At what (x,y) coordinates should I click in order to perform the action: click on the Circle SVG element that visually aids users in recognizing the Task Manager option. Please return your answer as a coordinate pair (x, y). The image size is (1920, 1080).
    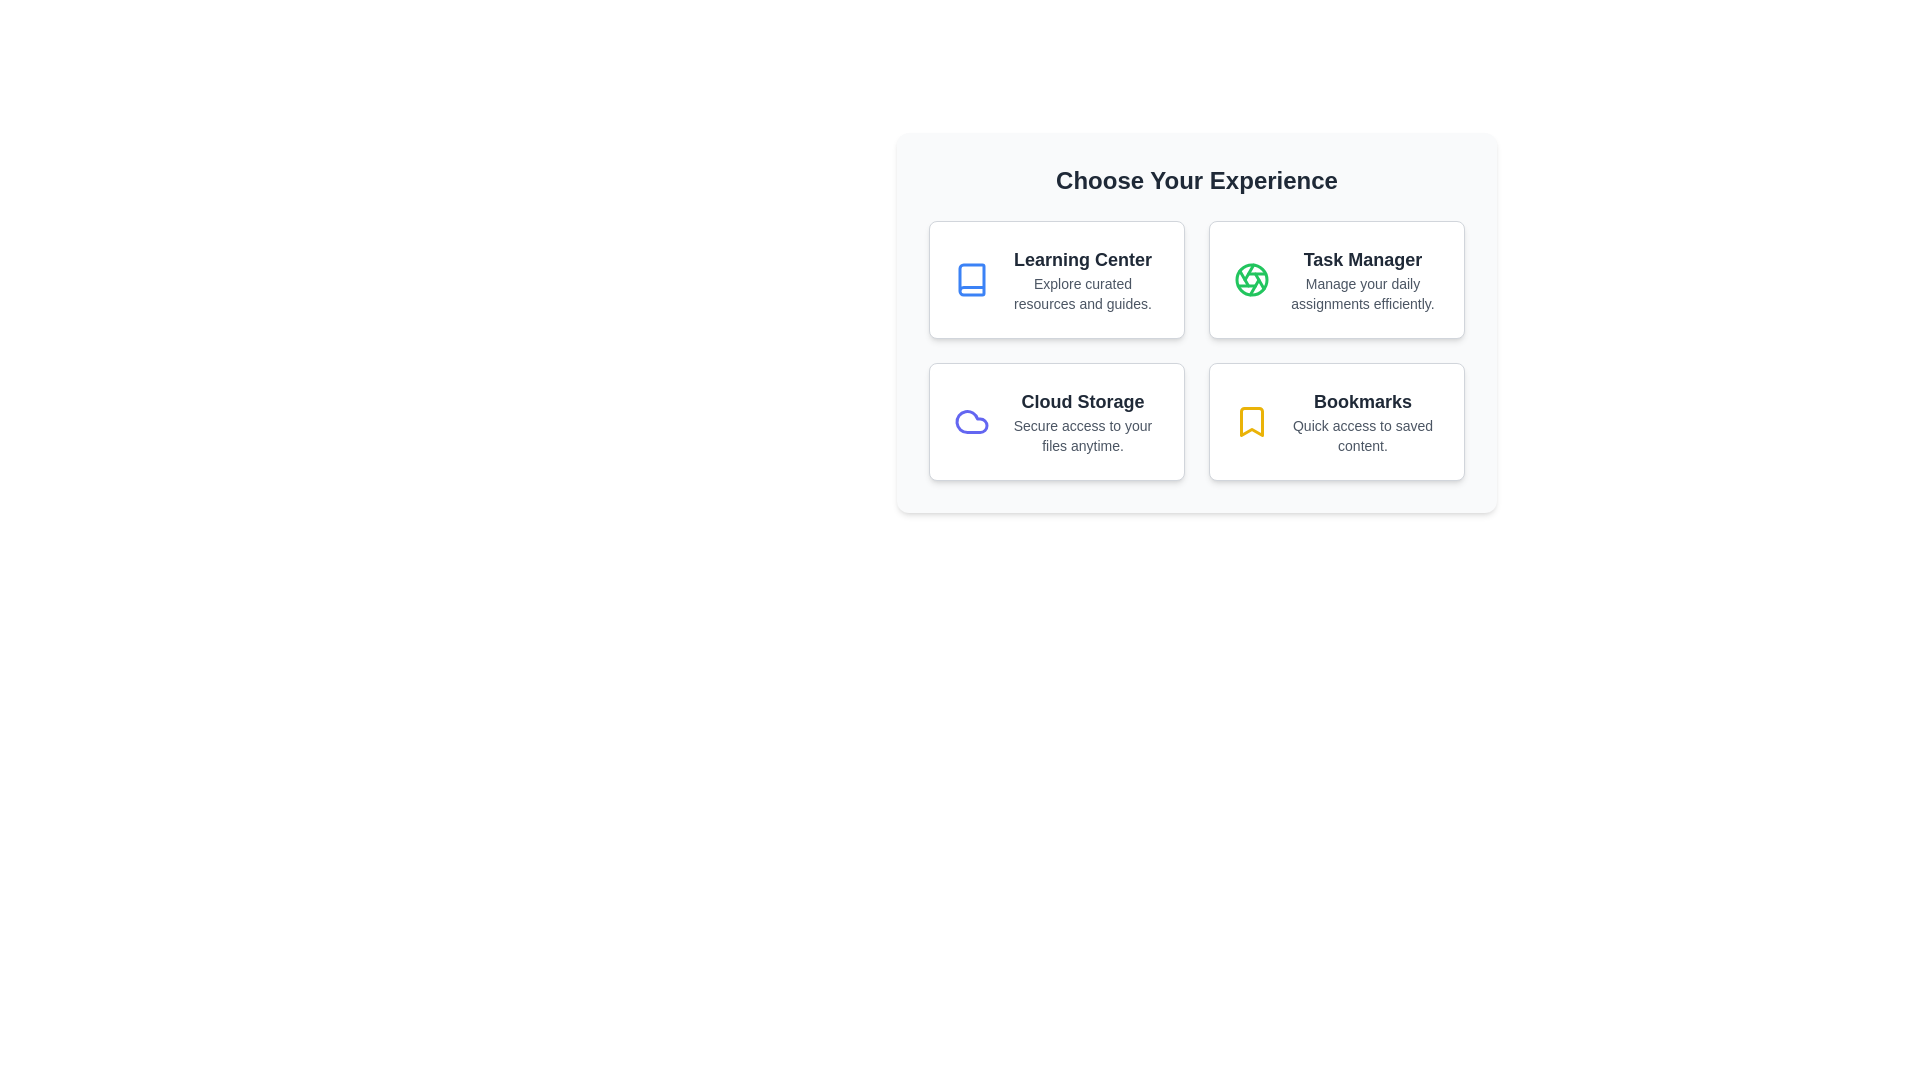
    Looking at the image, I should click on (1251, 280).